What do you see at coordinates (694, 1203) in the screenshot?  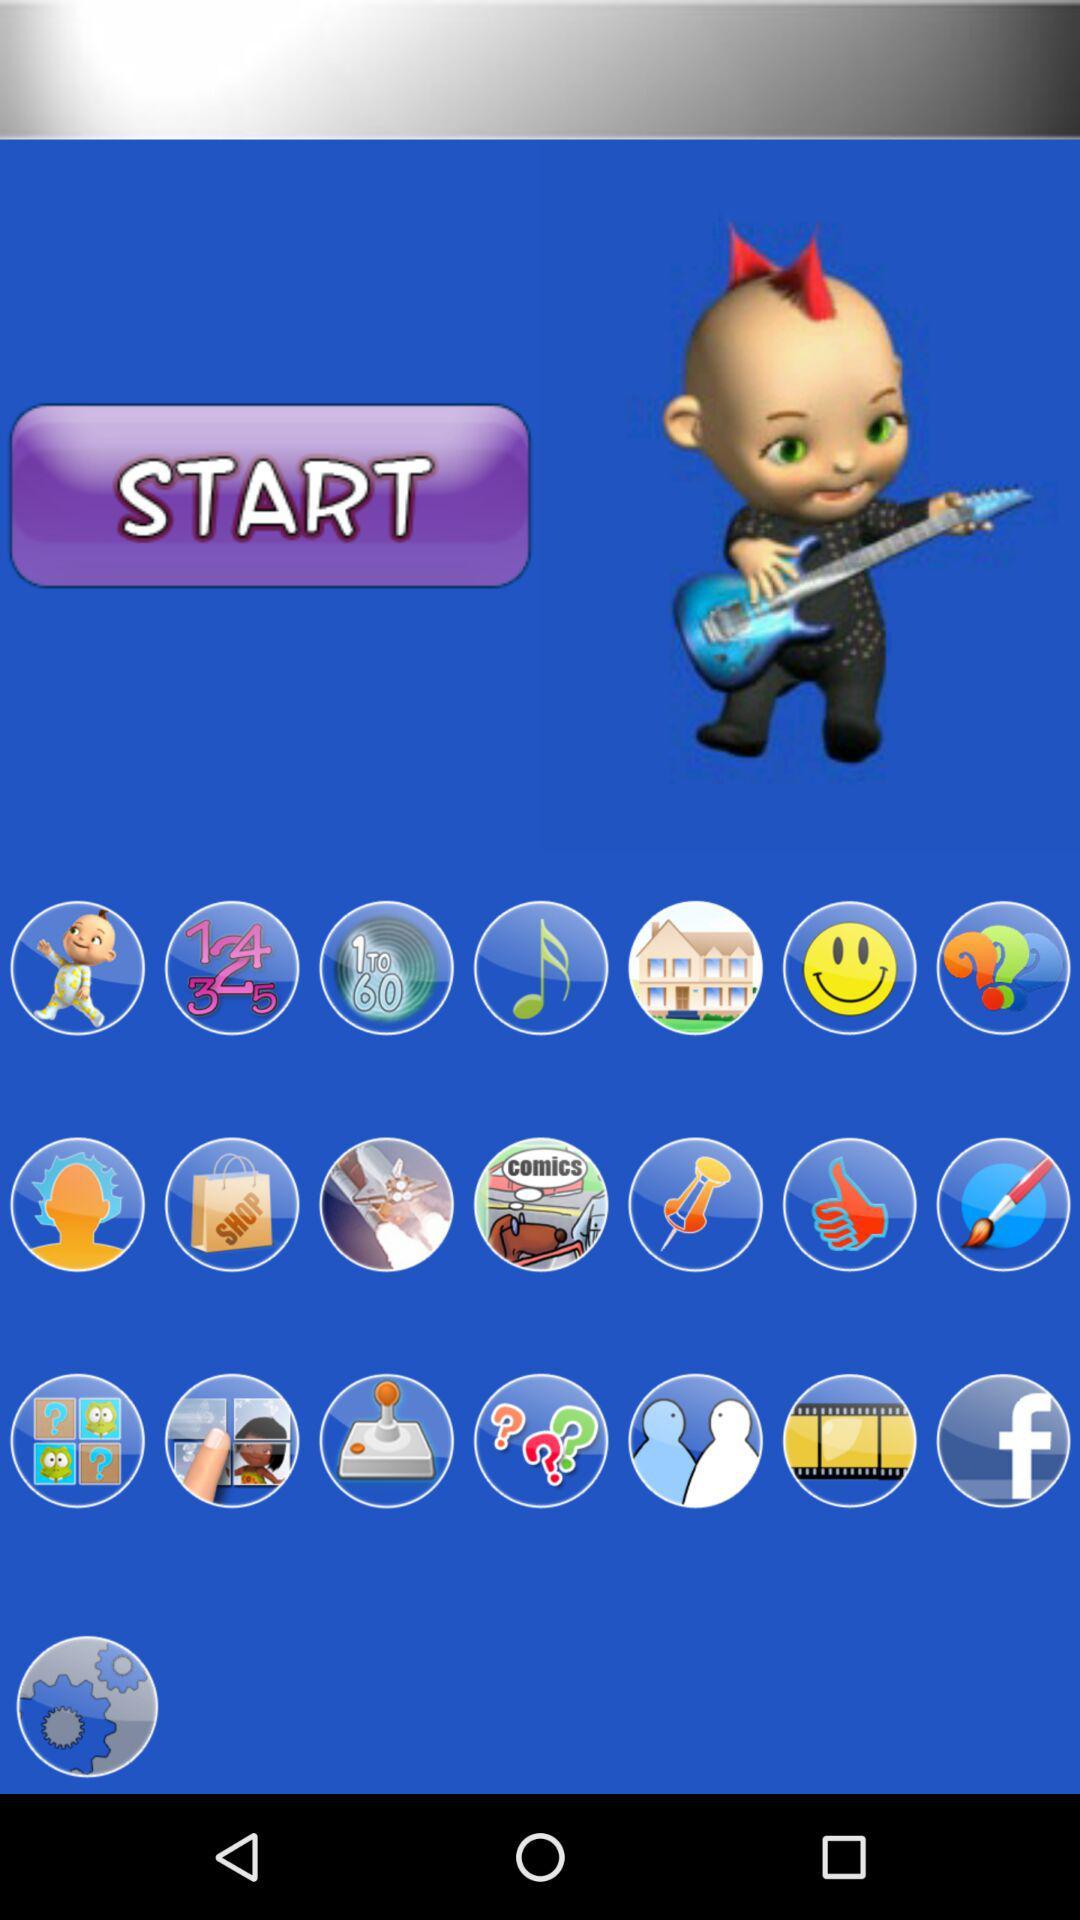 I see `board pin icon` at bounding box center [694, 1203].